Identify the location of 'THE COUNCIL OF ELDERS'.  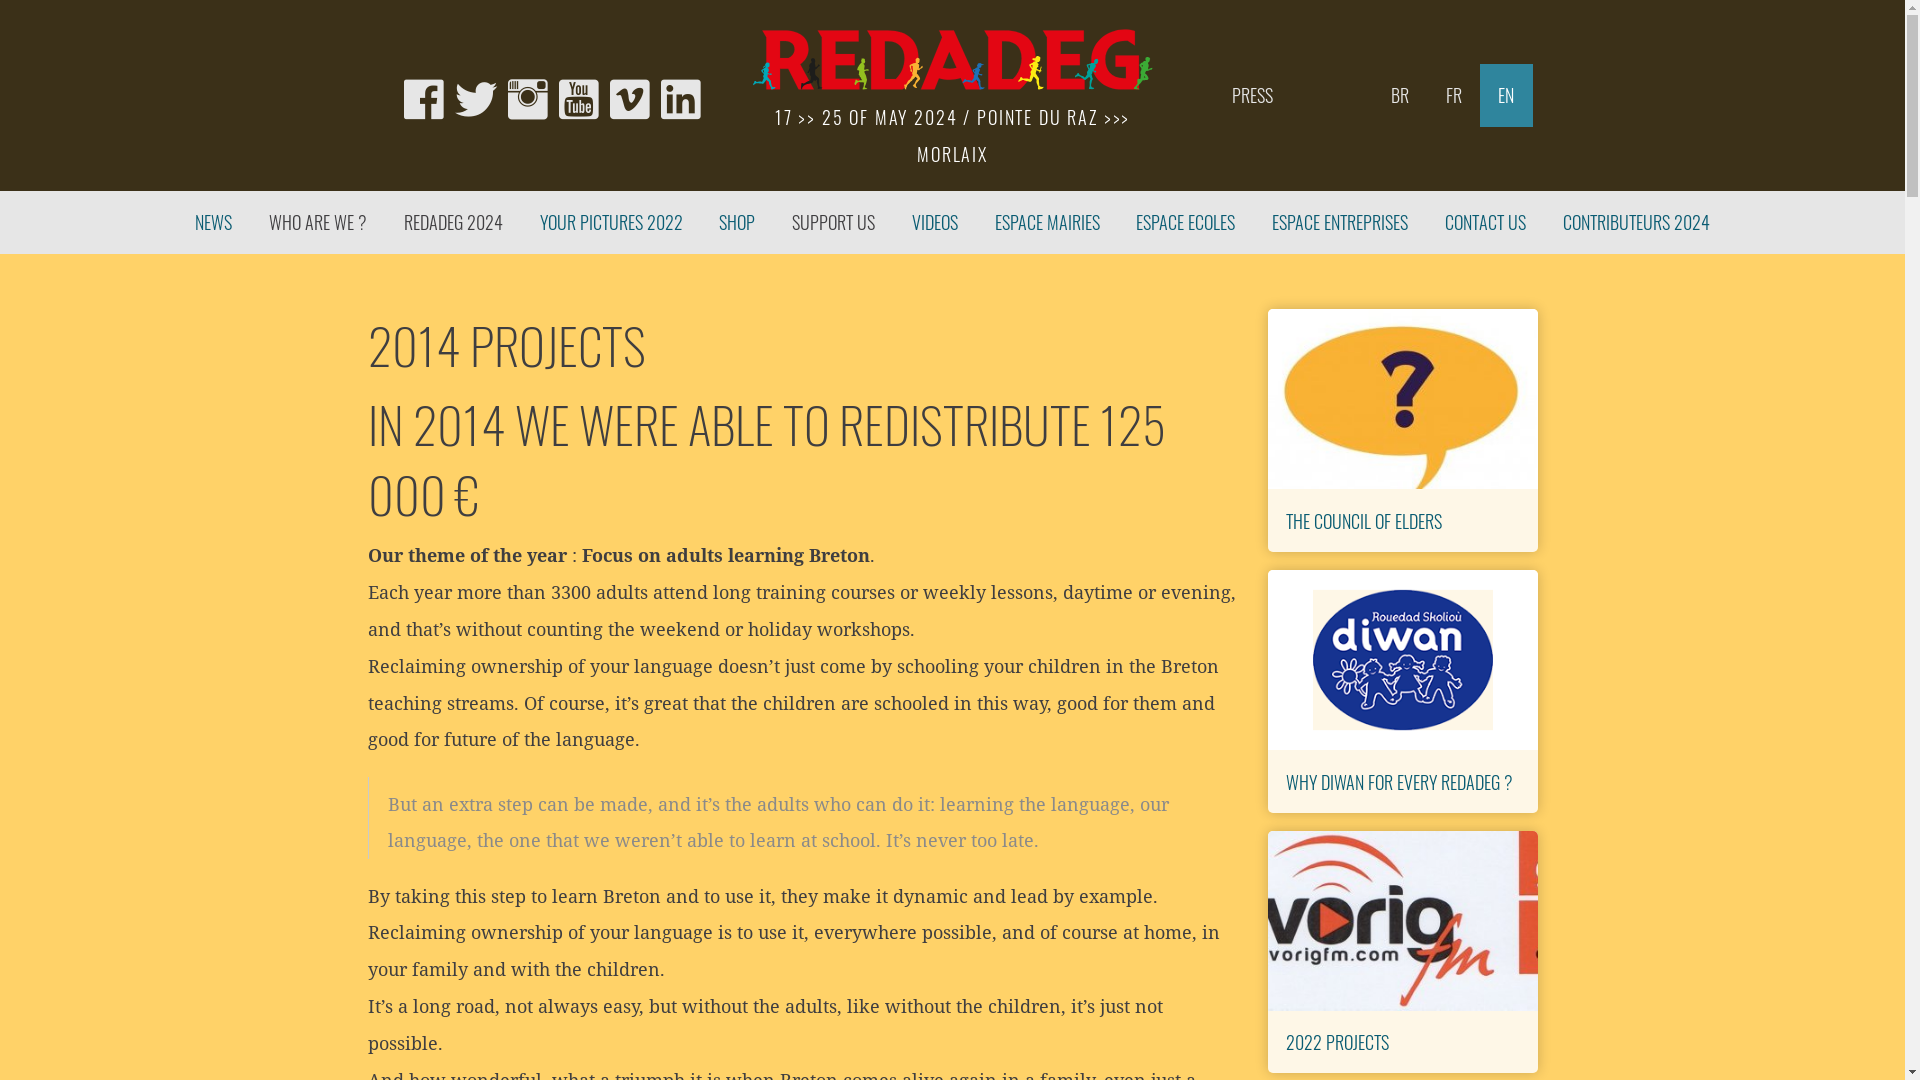
(1286, 518).